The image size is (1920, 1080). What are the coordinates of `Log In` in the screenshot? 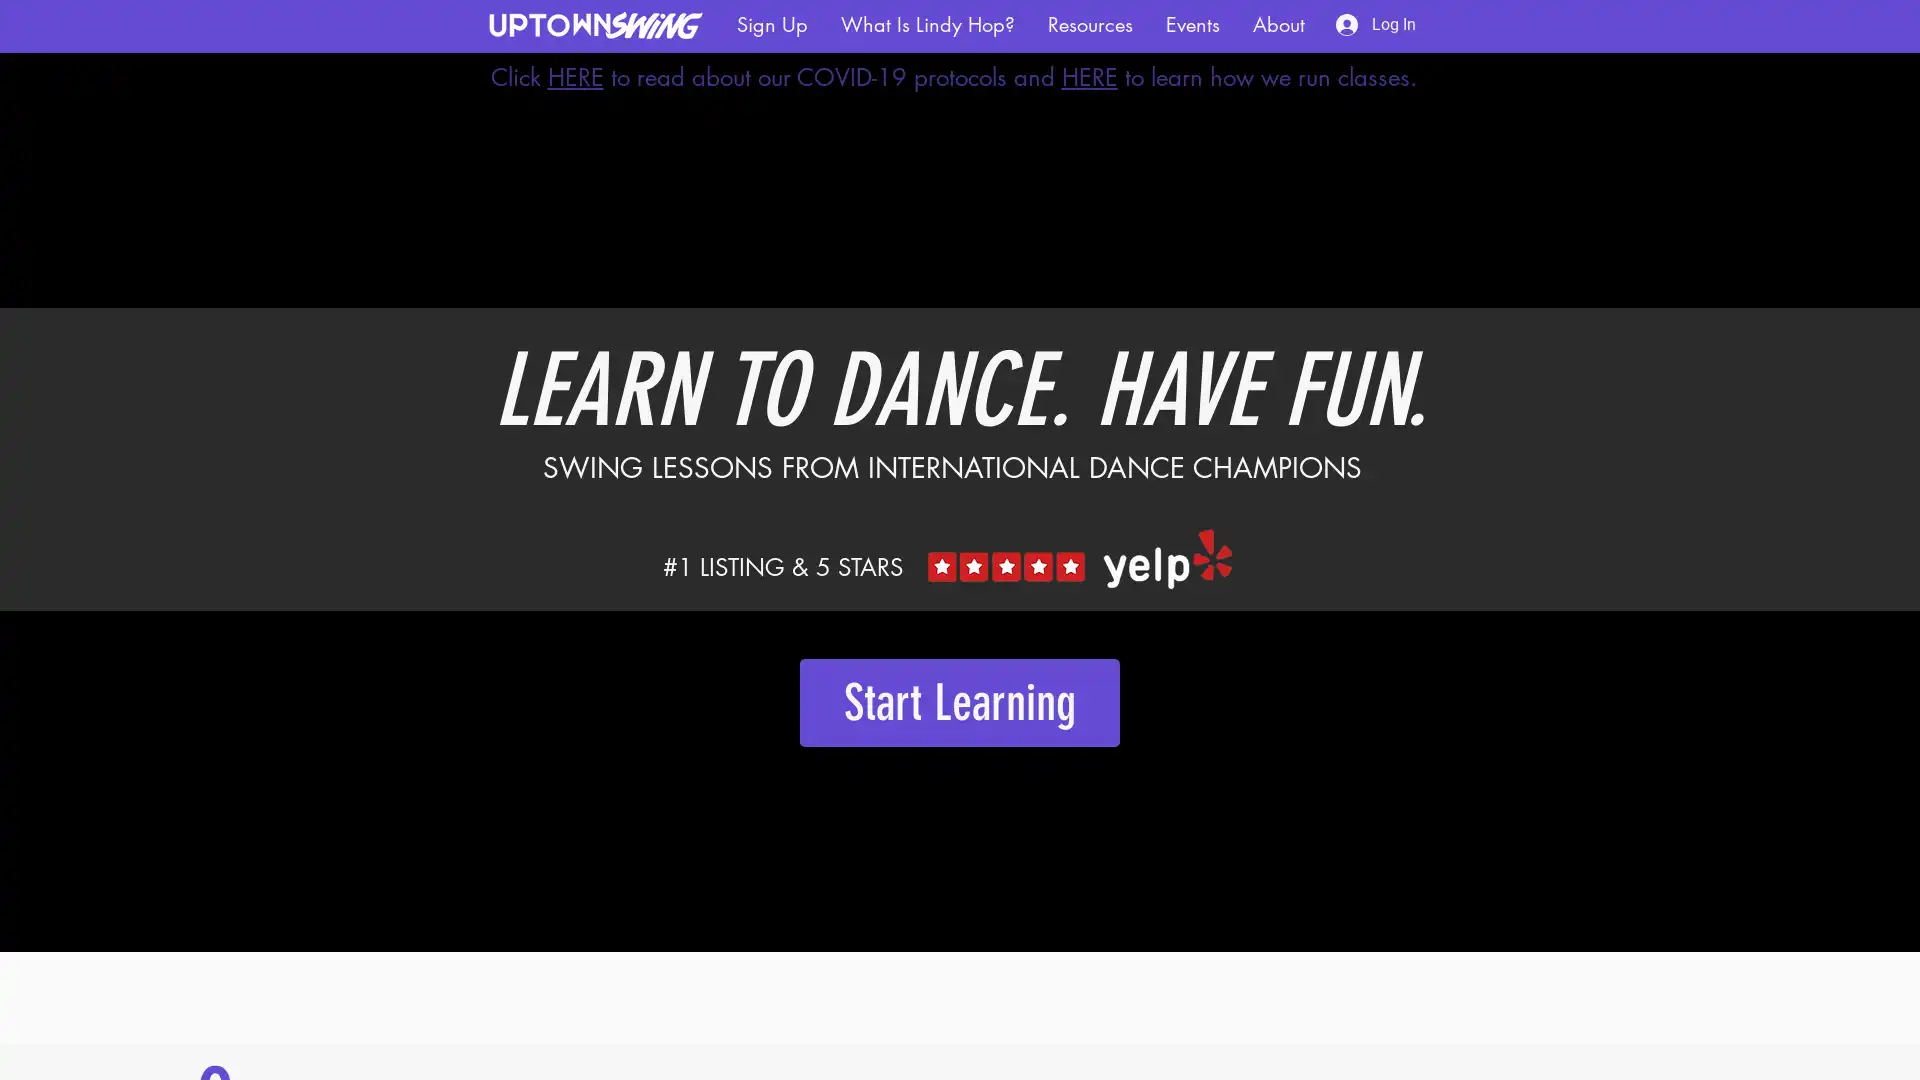 It's located at (1375, 24).